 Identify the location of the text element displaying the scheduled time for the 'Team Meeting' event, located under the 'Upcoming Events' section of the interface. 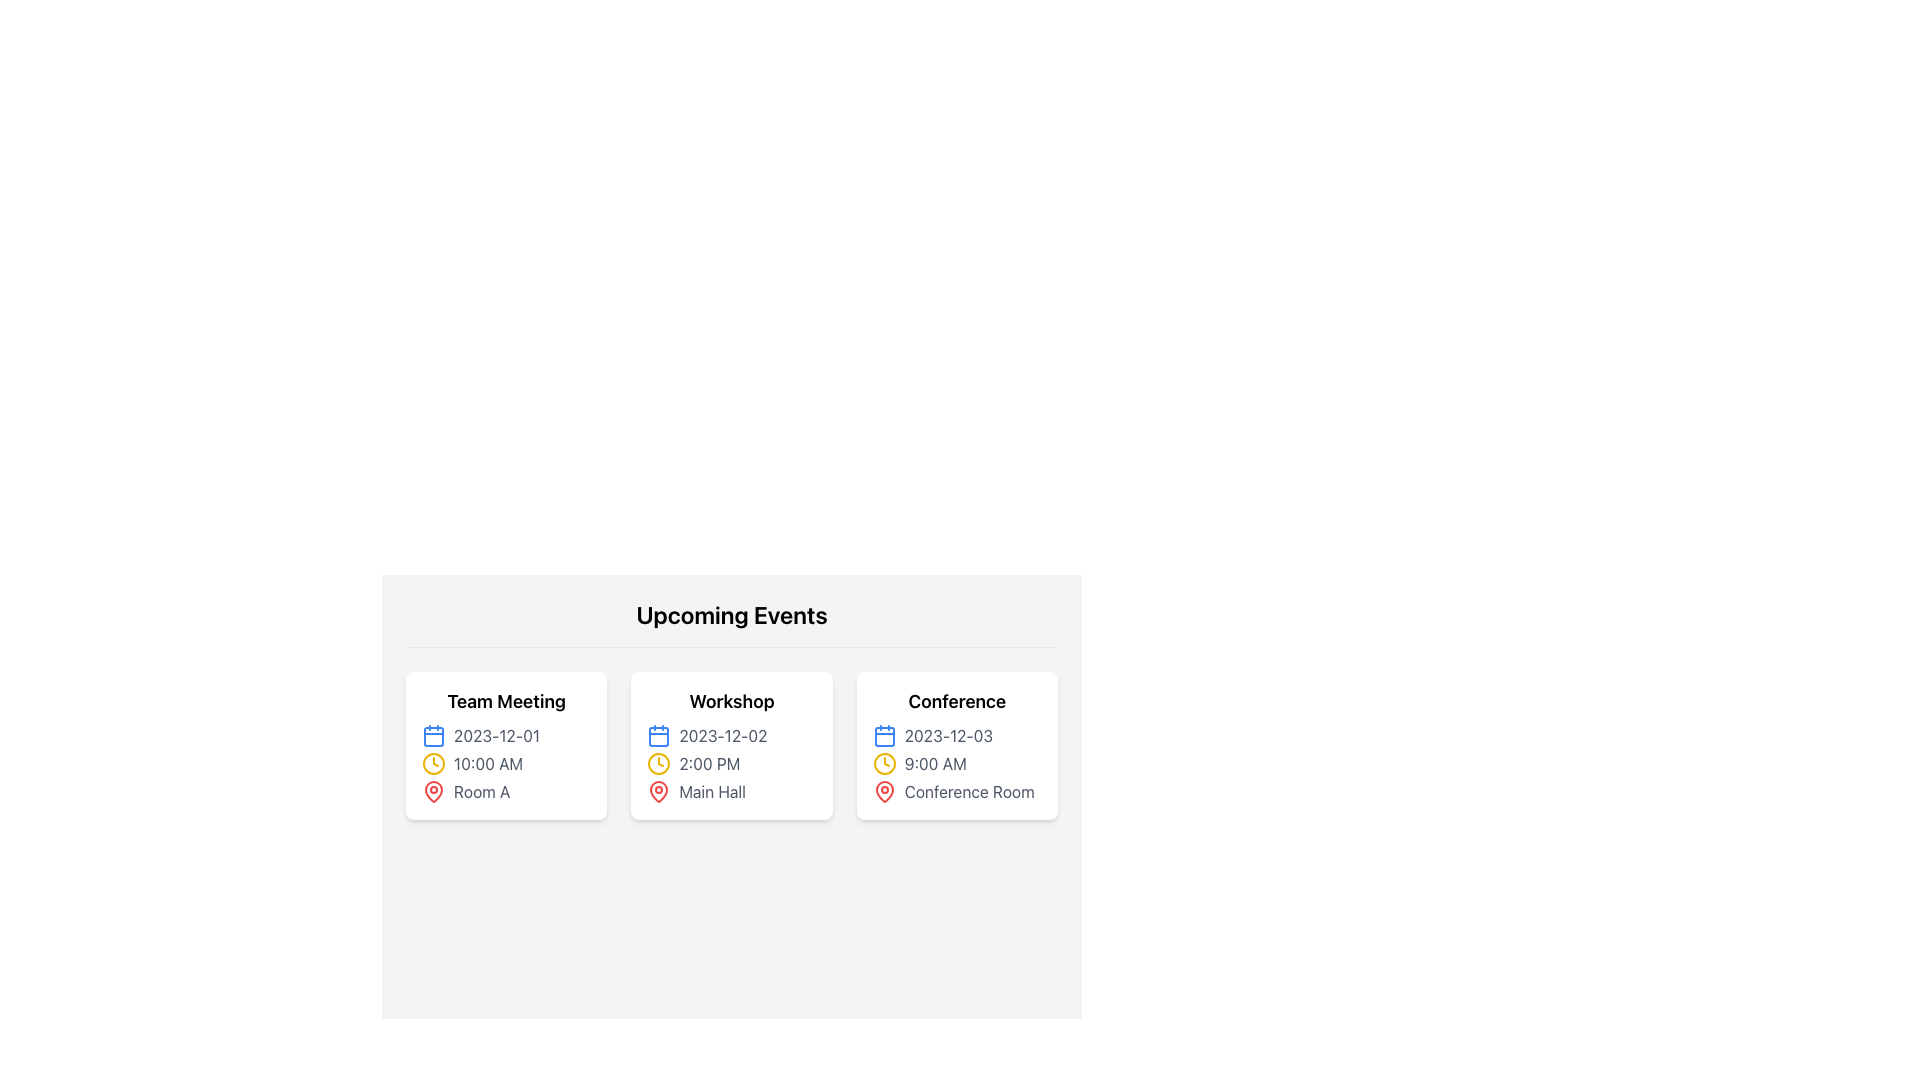
(506, 763).